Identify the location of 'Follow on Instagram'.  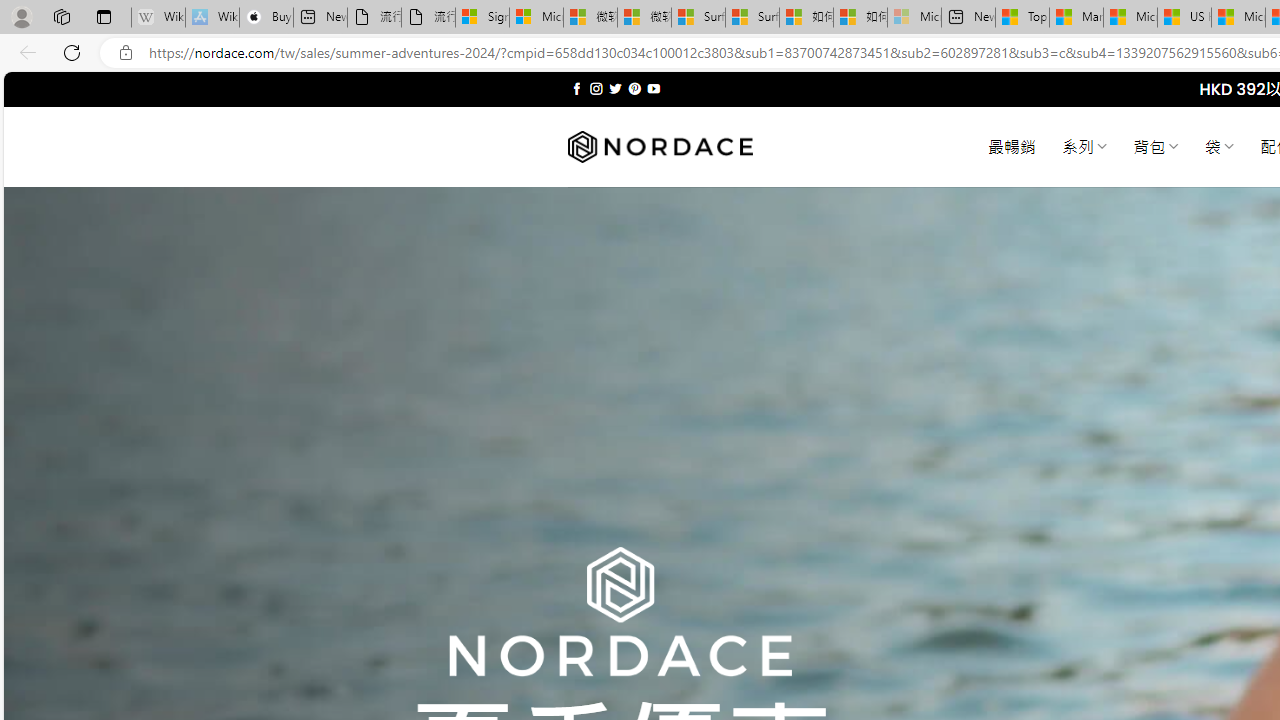
(595, 88).